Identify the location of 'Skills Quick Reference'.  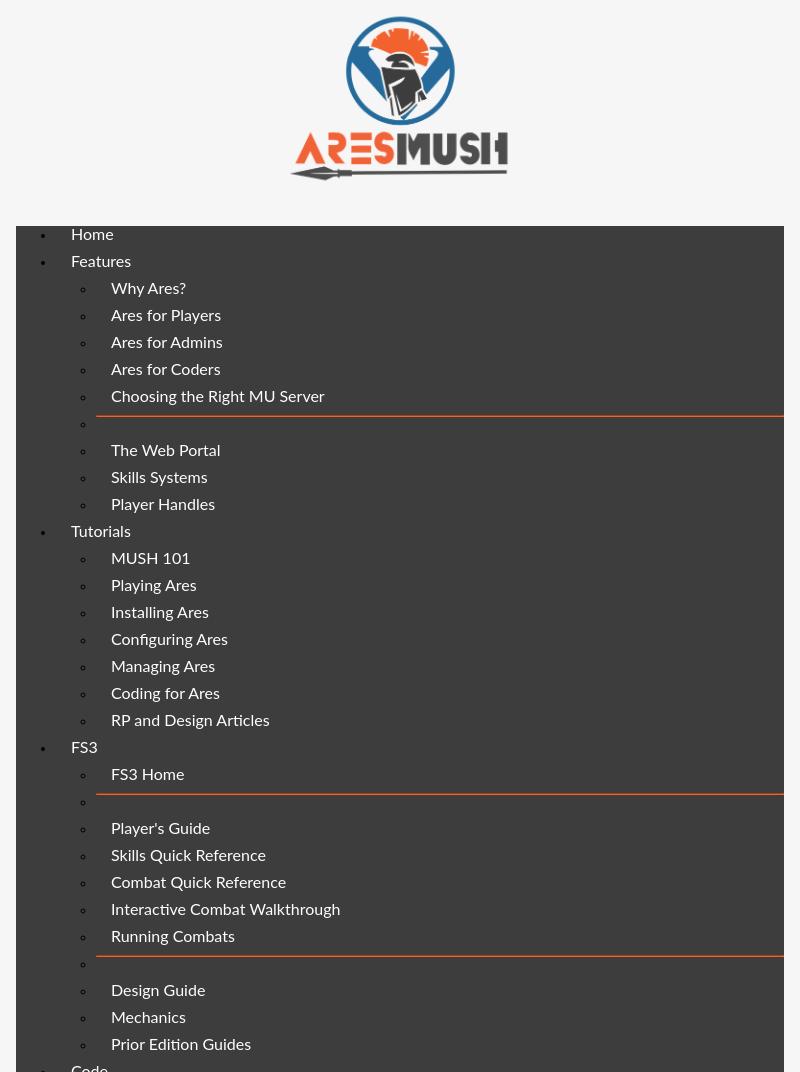
(187, 854).